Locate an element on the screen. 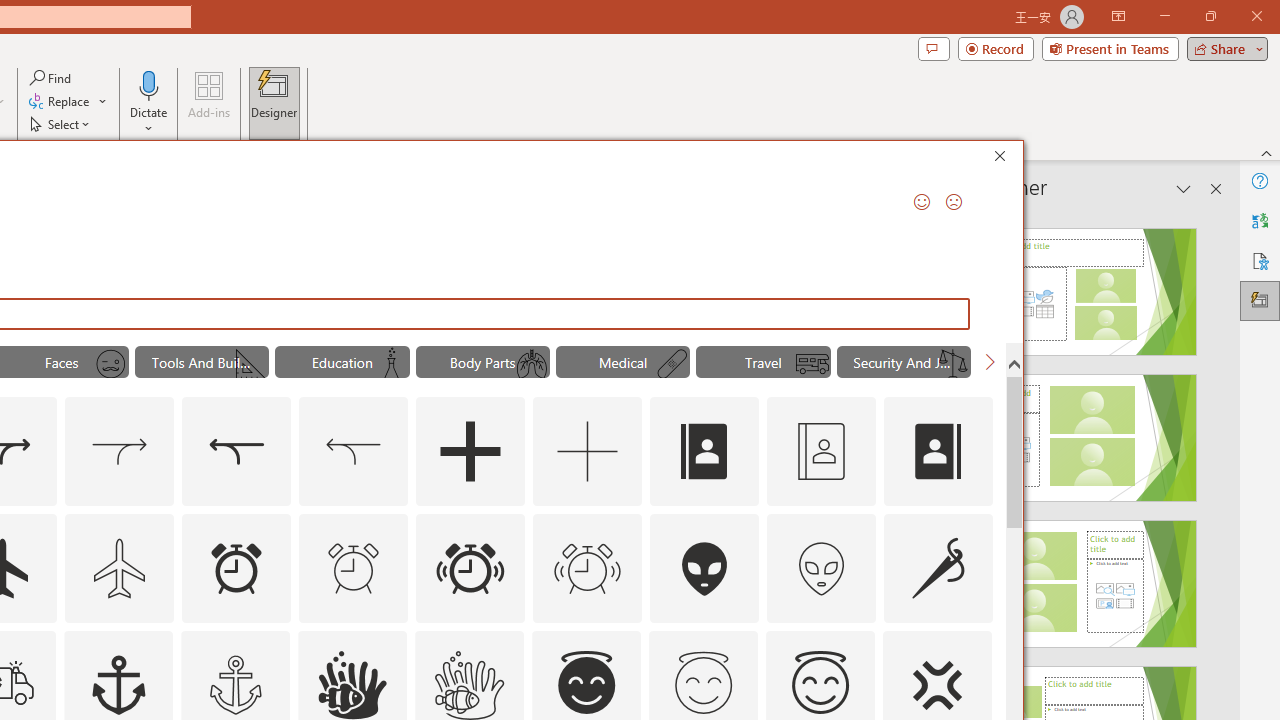 This screenshot has height=720, width=1280. 'AutomationID: Icons_Add_M' is located at coordinates (587, 452).